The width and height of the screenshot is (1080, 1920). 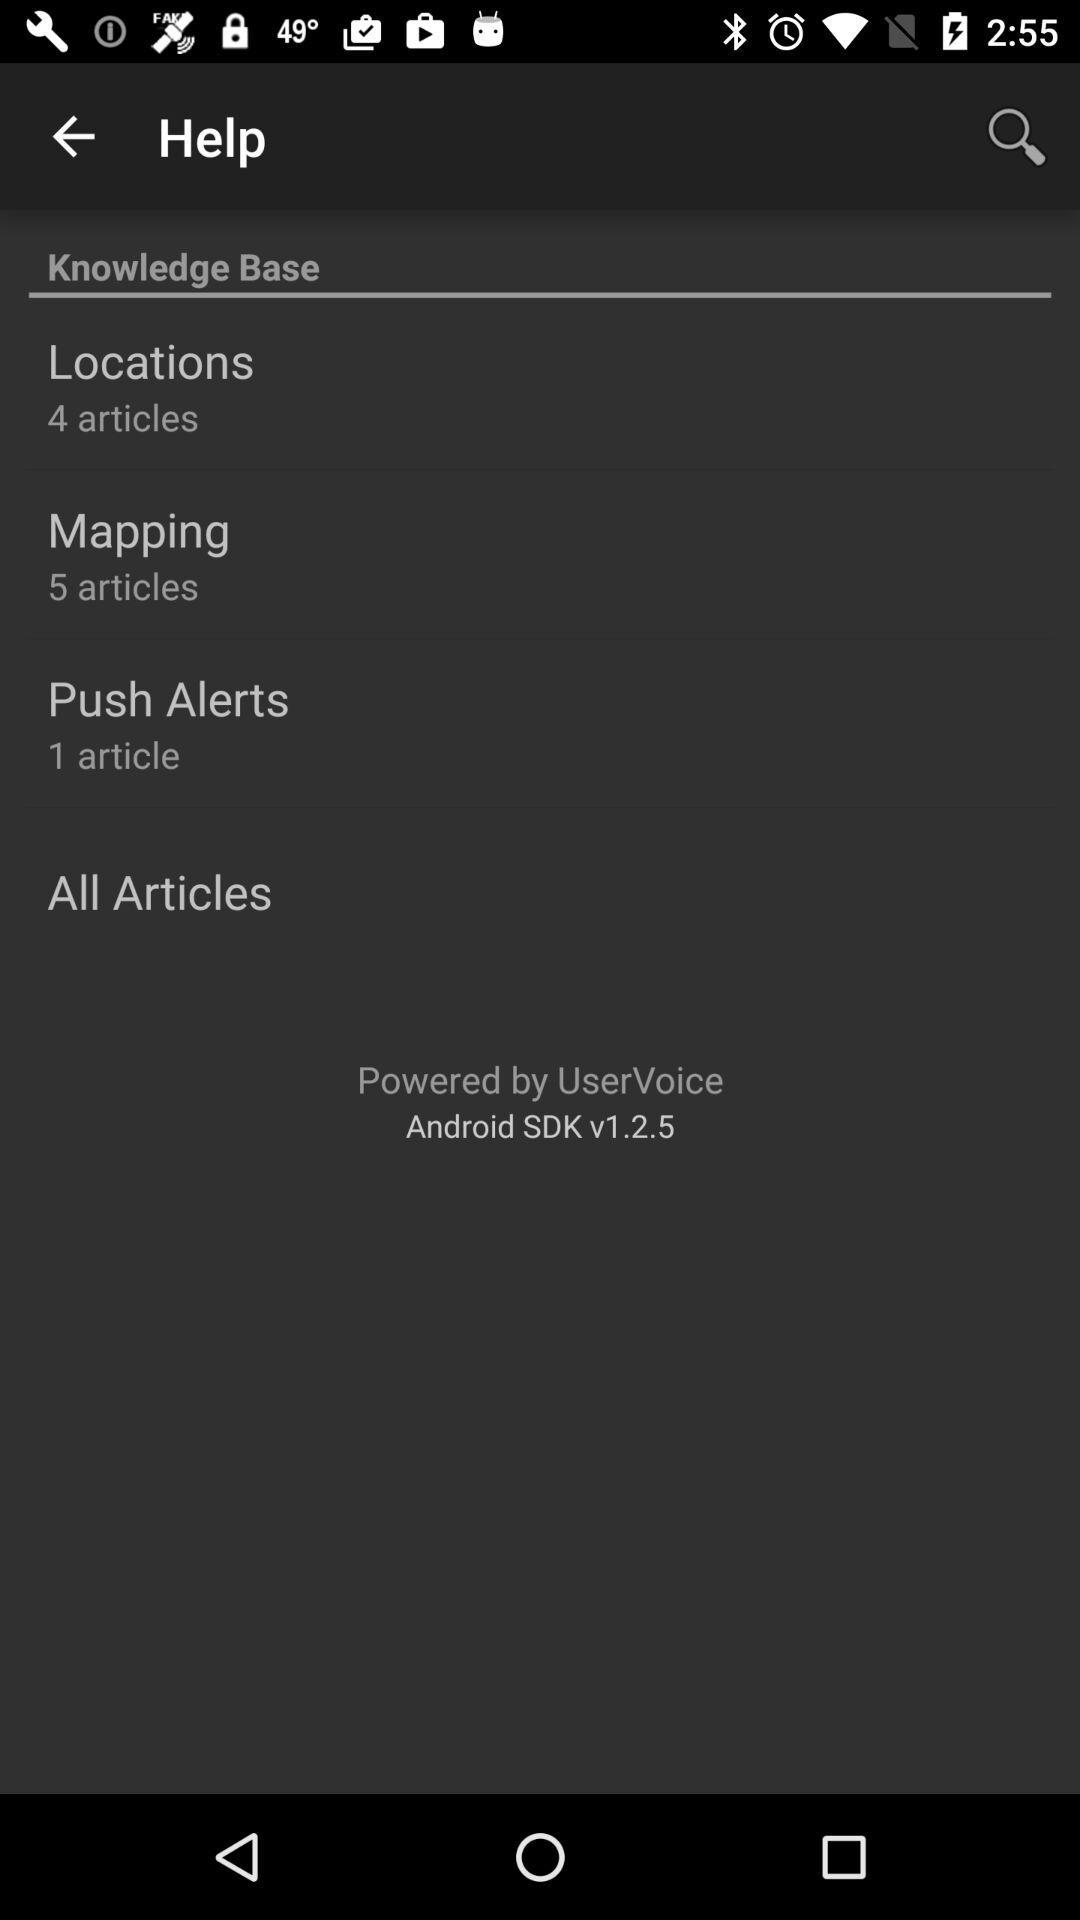 I want to click on icon next to the help item, so click(x=1017, y=135).